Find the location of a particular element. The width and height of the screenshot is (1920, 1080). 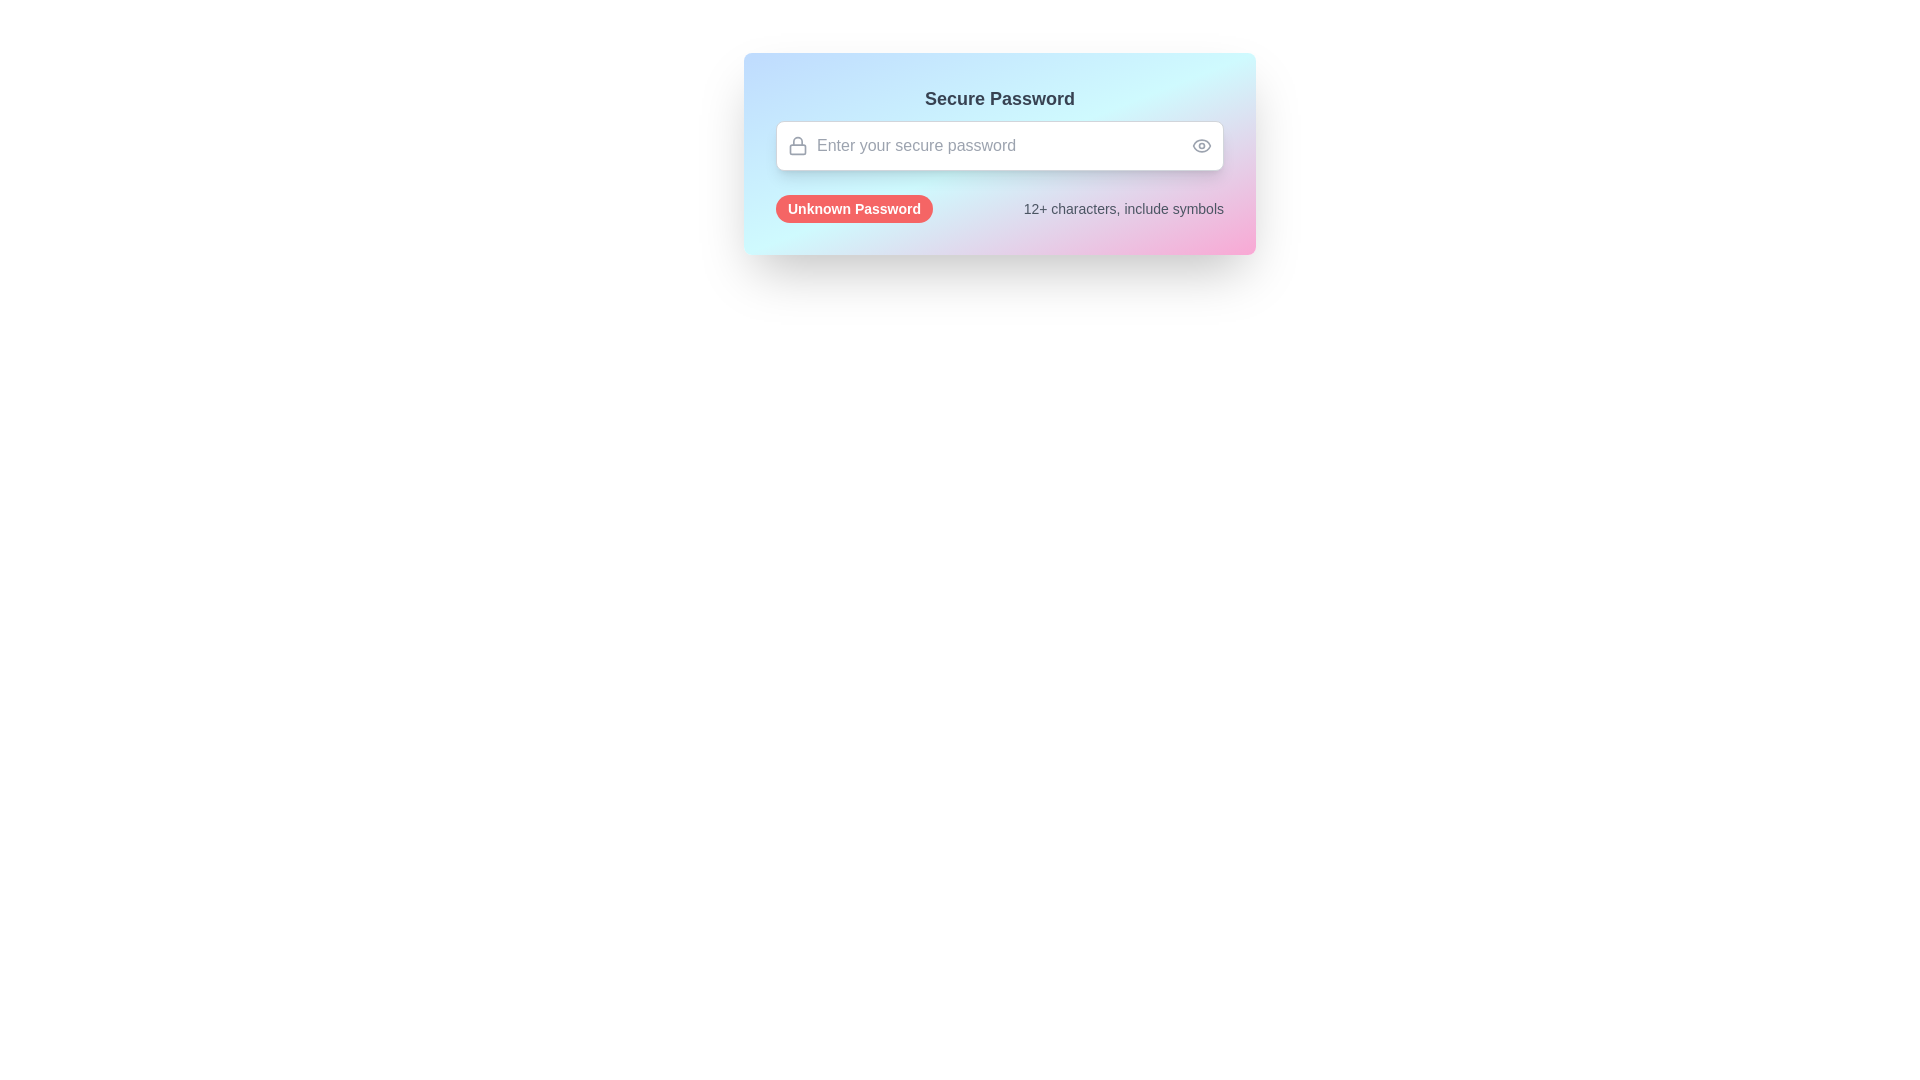

the password status indicator bar displaying 'Unknown Password' and guidelines is located at coordinates (999, 208).